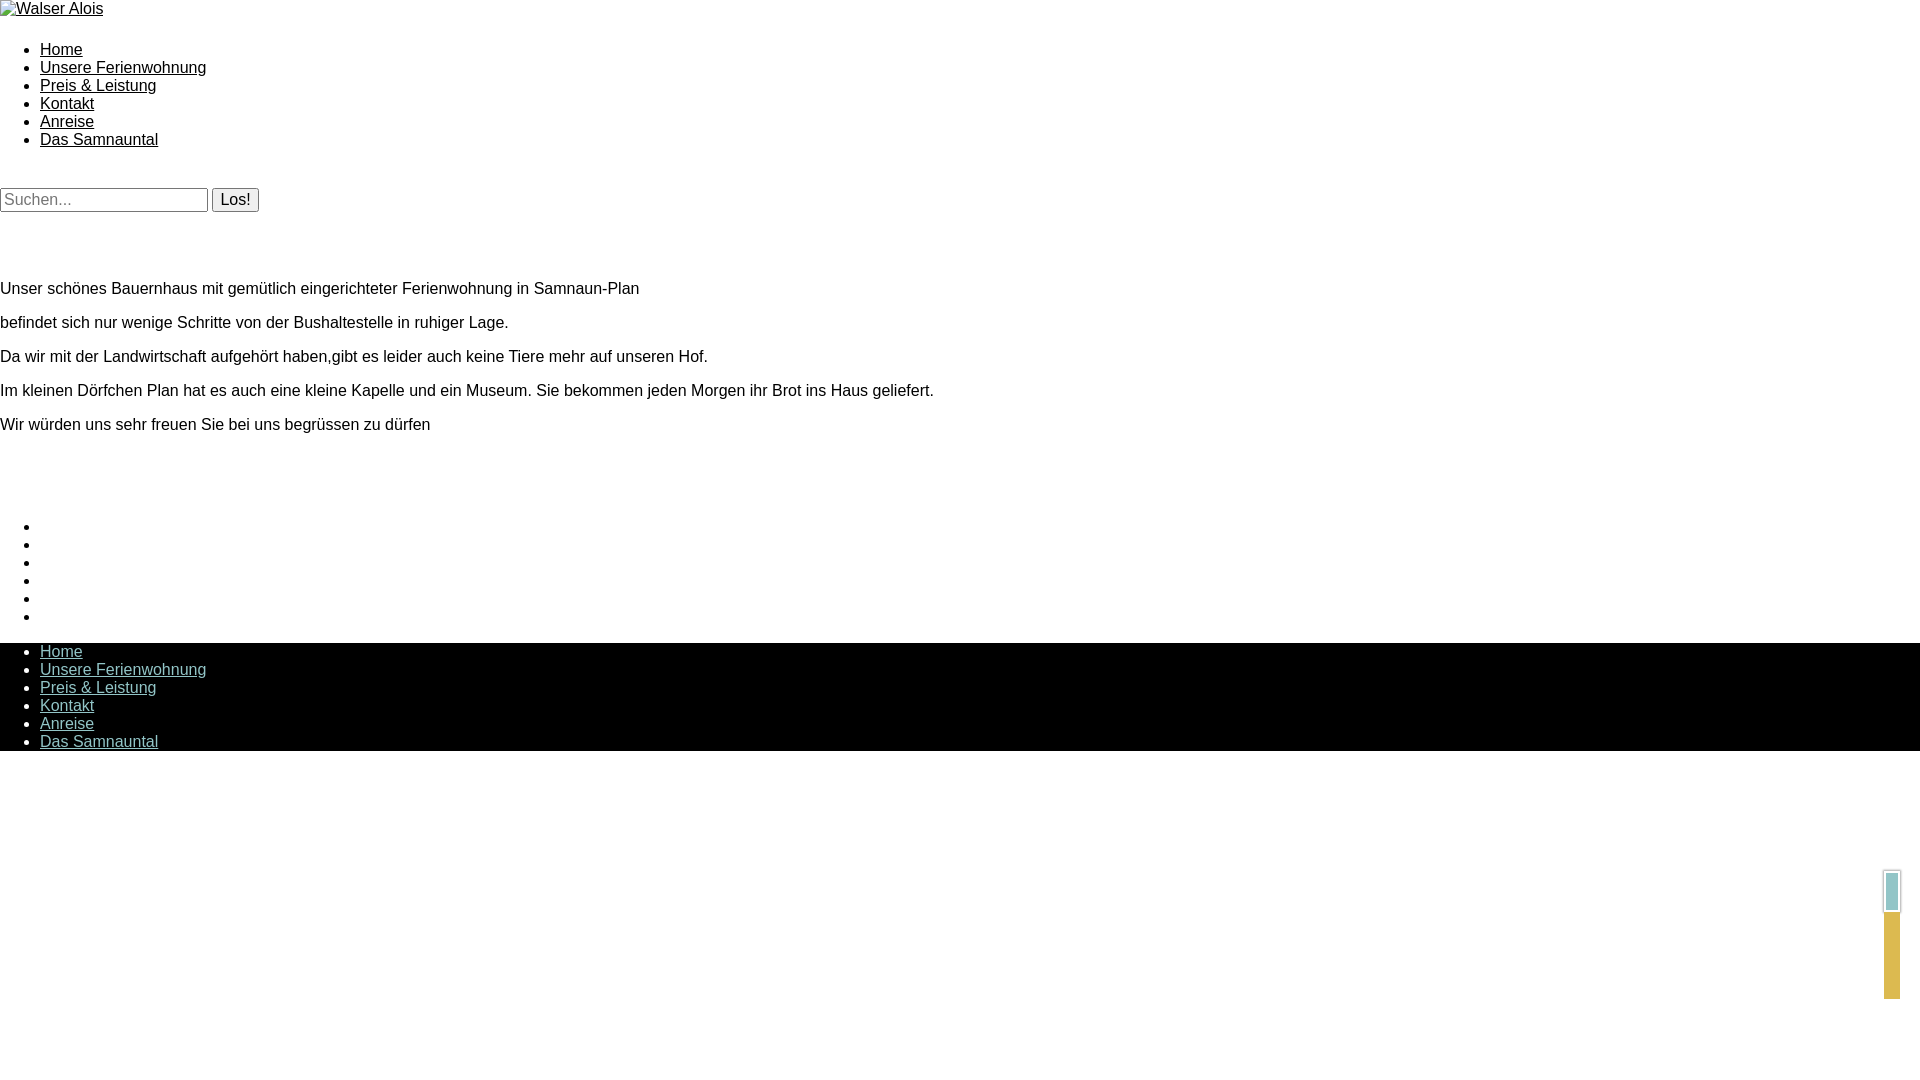 This screenshot has width=1920, height=1080. What do you see at coordinates (122, 669) in the screenshot?
I see `'Unsere Ferienwohnung'` at bounding box center [122, 669].